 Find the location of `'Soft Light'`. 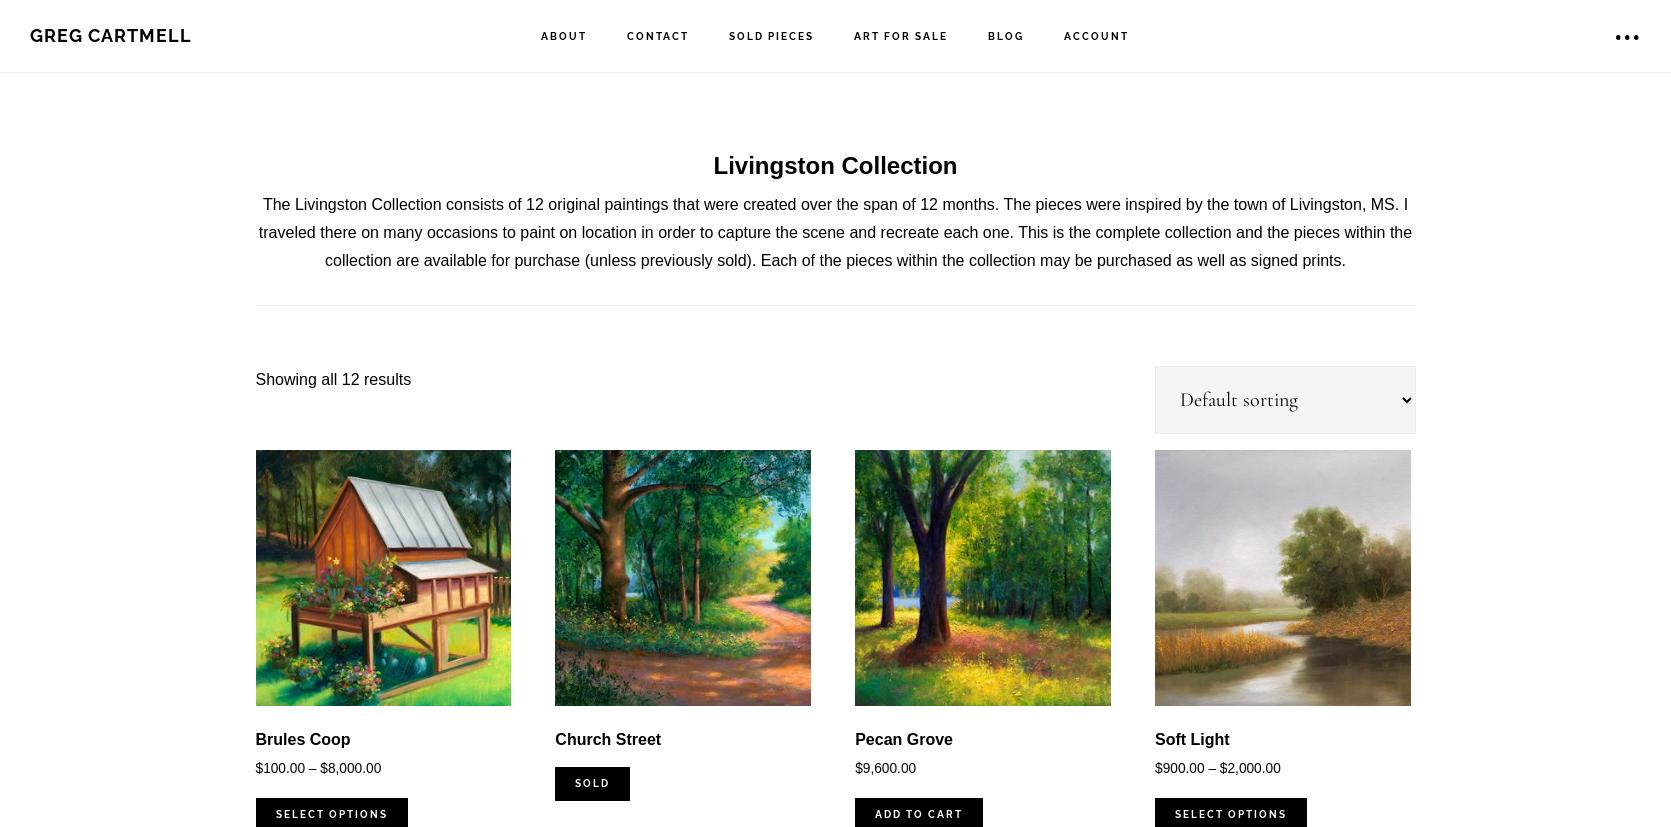

'Soft Light' is located at coordinates (1191, 737).